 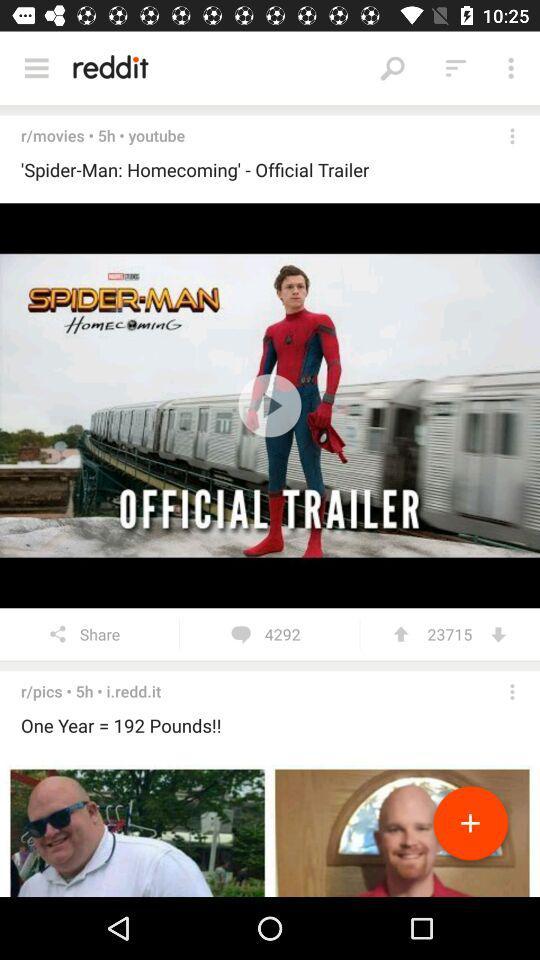 What do you see at coordinates (512, 692) in the screenshot?
I see `see more options` at bounding box center [512, 692].